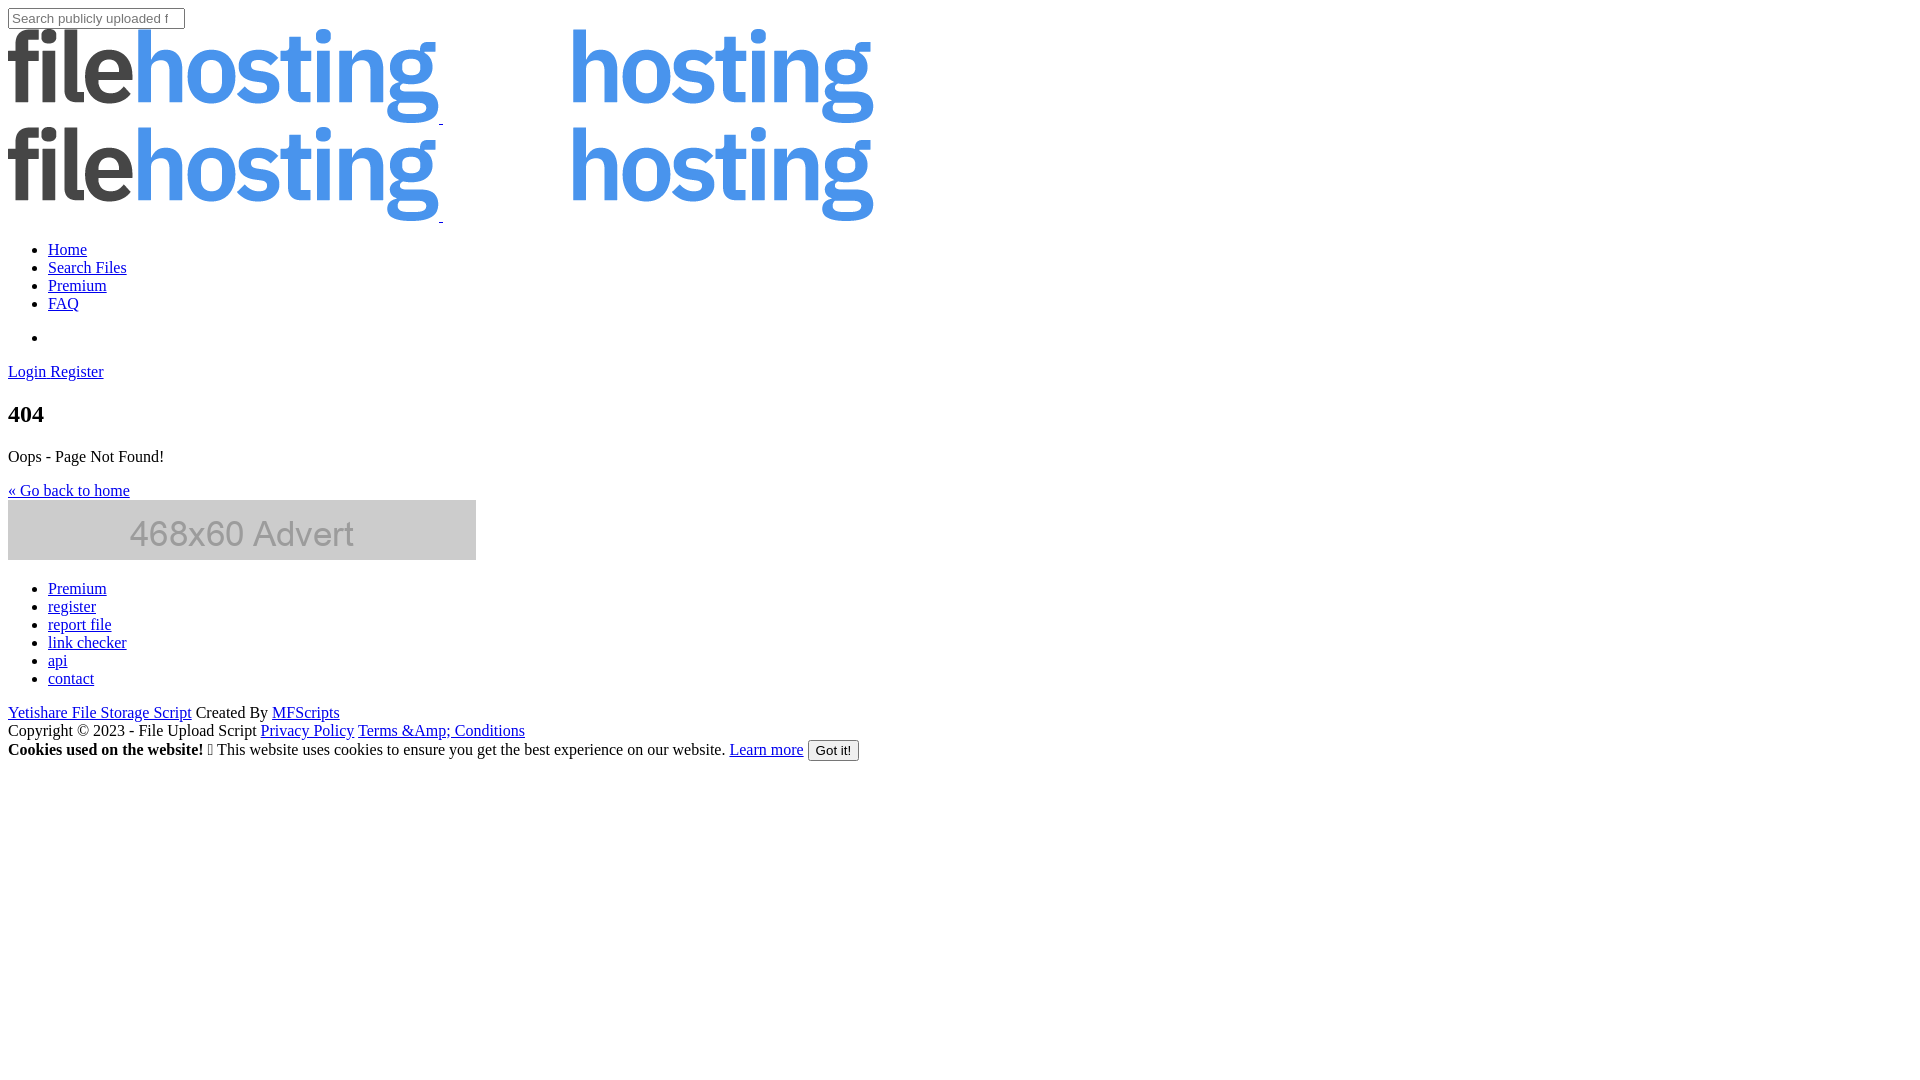  Describe the element at coordinates (80, 623) in the screenshot. I see `'report file'` at that location.